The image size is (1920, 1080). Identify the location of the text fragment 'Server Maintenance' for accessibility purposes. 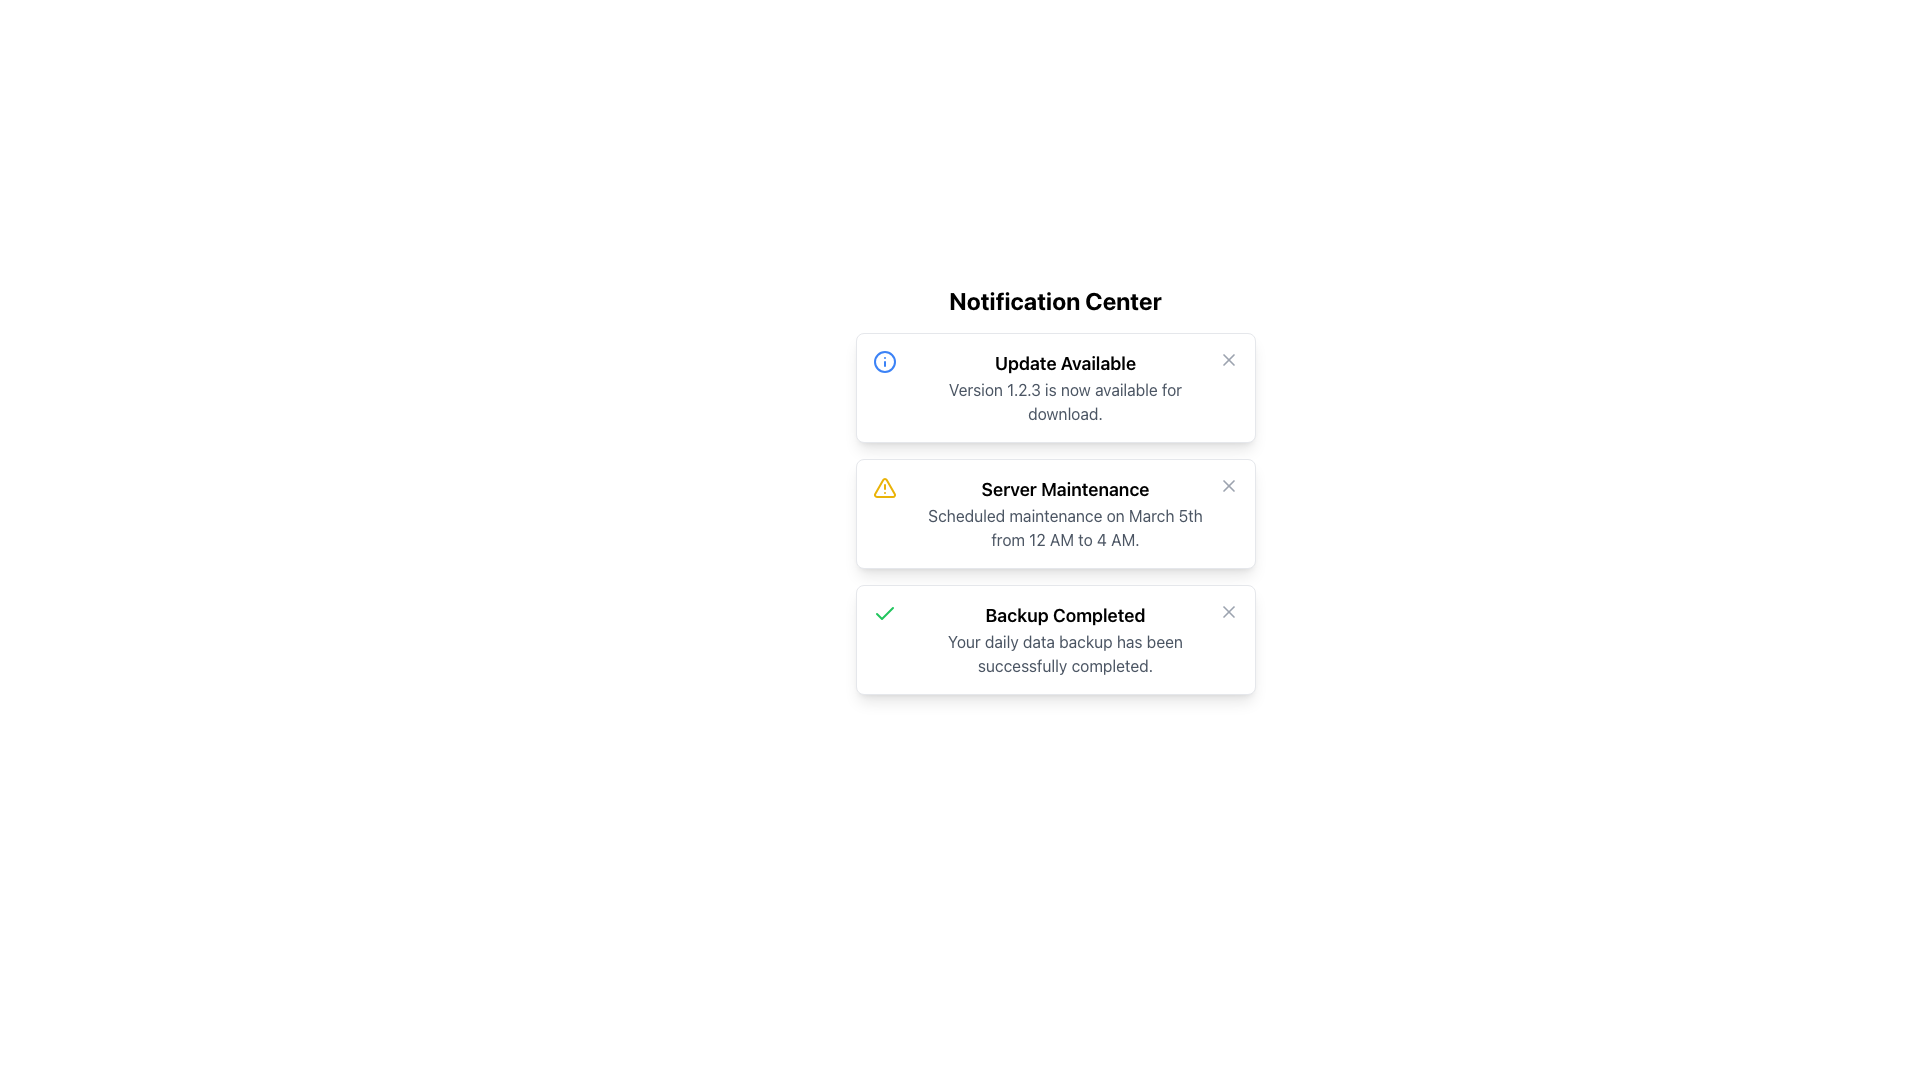
(1064, 489).